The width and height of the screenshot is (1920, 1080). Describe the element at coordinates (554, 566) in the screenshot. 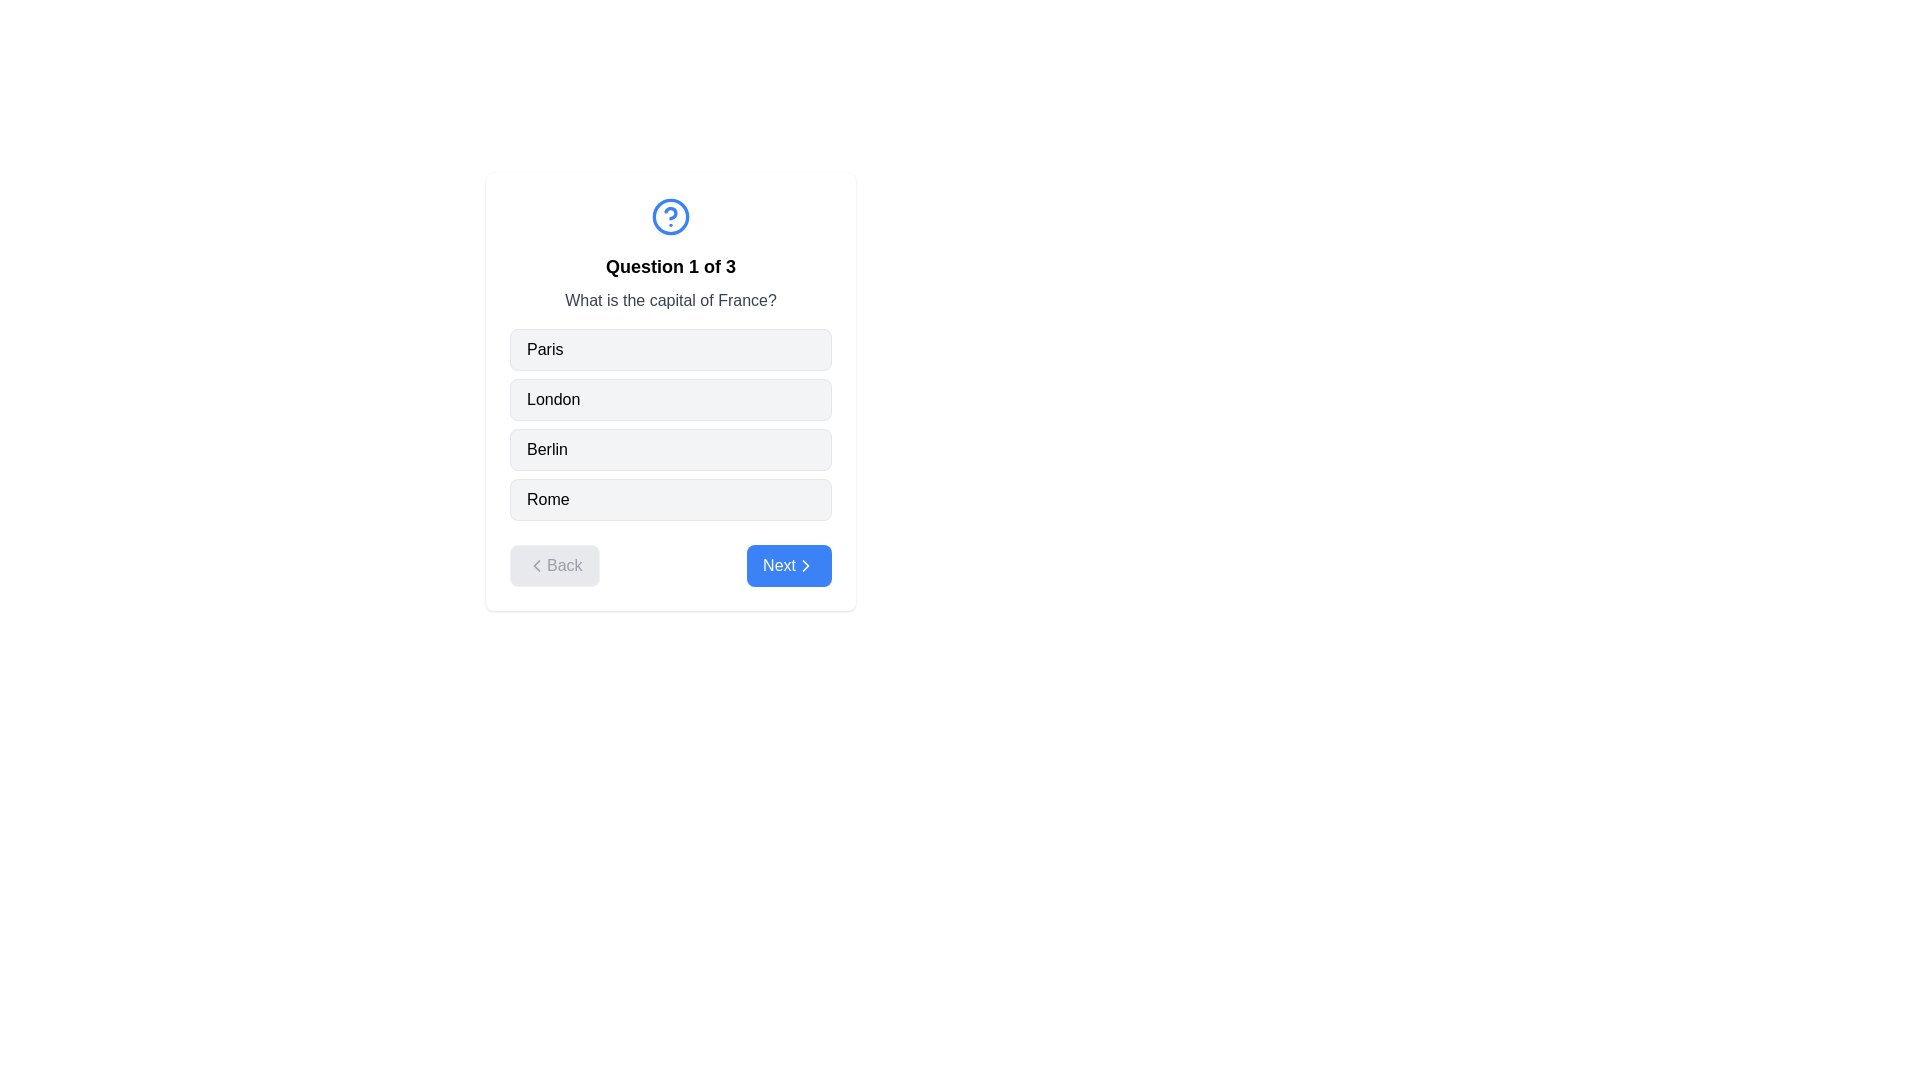

I see `the 'Back' button with a gray background and a left-pointing chevron icon` at that location.